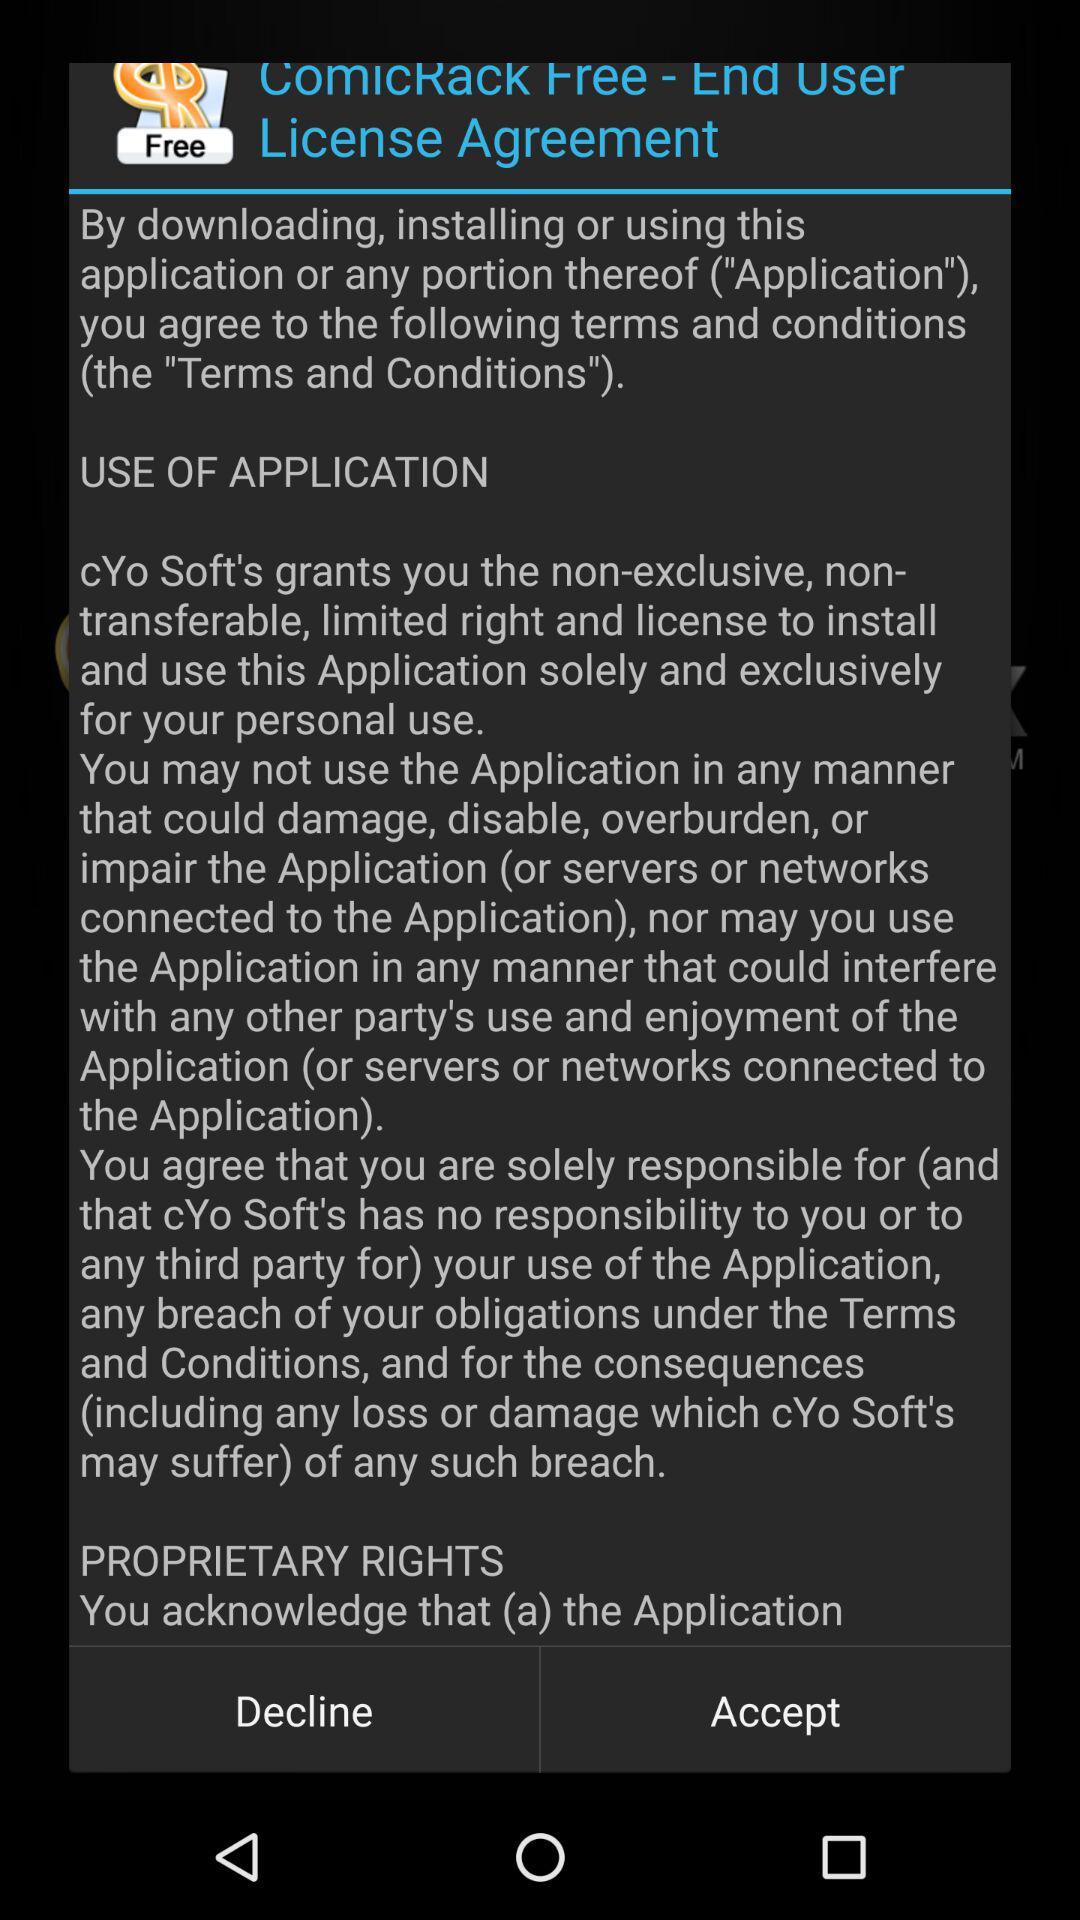 The width and height of the screenshot is (1080, 1920). Describe the element at coordinates (774, 1708) in the screenshot. I see `button to the right of the decline icon` at that location.